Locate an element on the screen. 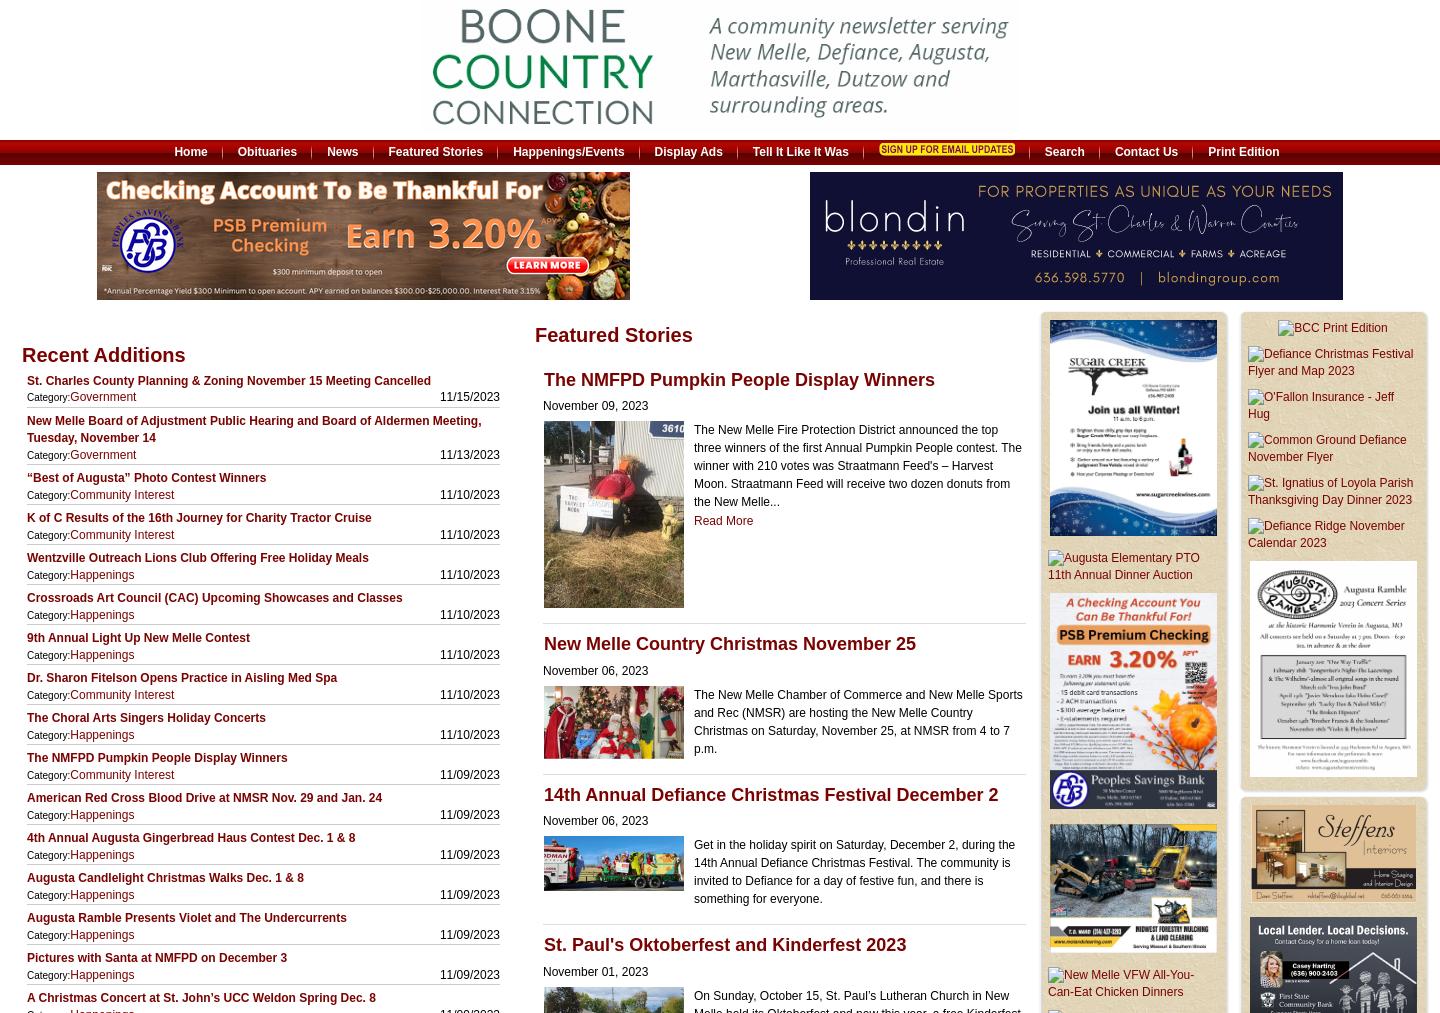 This screenshot has height=1013, width=1440. 'American Red Cross Blood Drive at NMSR Nov. 29 and Jan. 24' is located at coordinates (204, 798).